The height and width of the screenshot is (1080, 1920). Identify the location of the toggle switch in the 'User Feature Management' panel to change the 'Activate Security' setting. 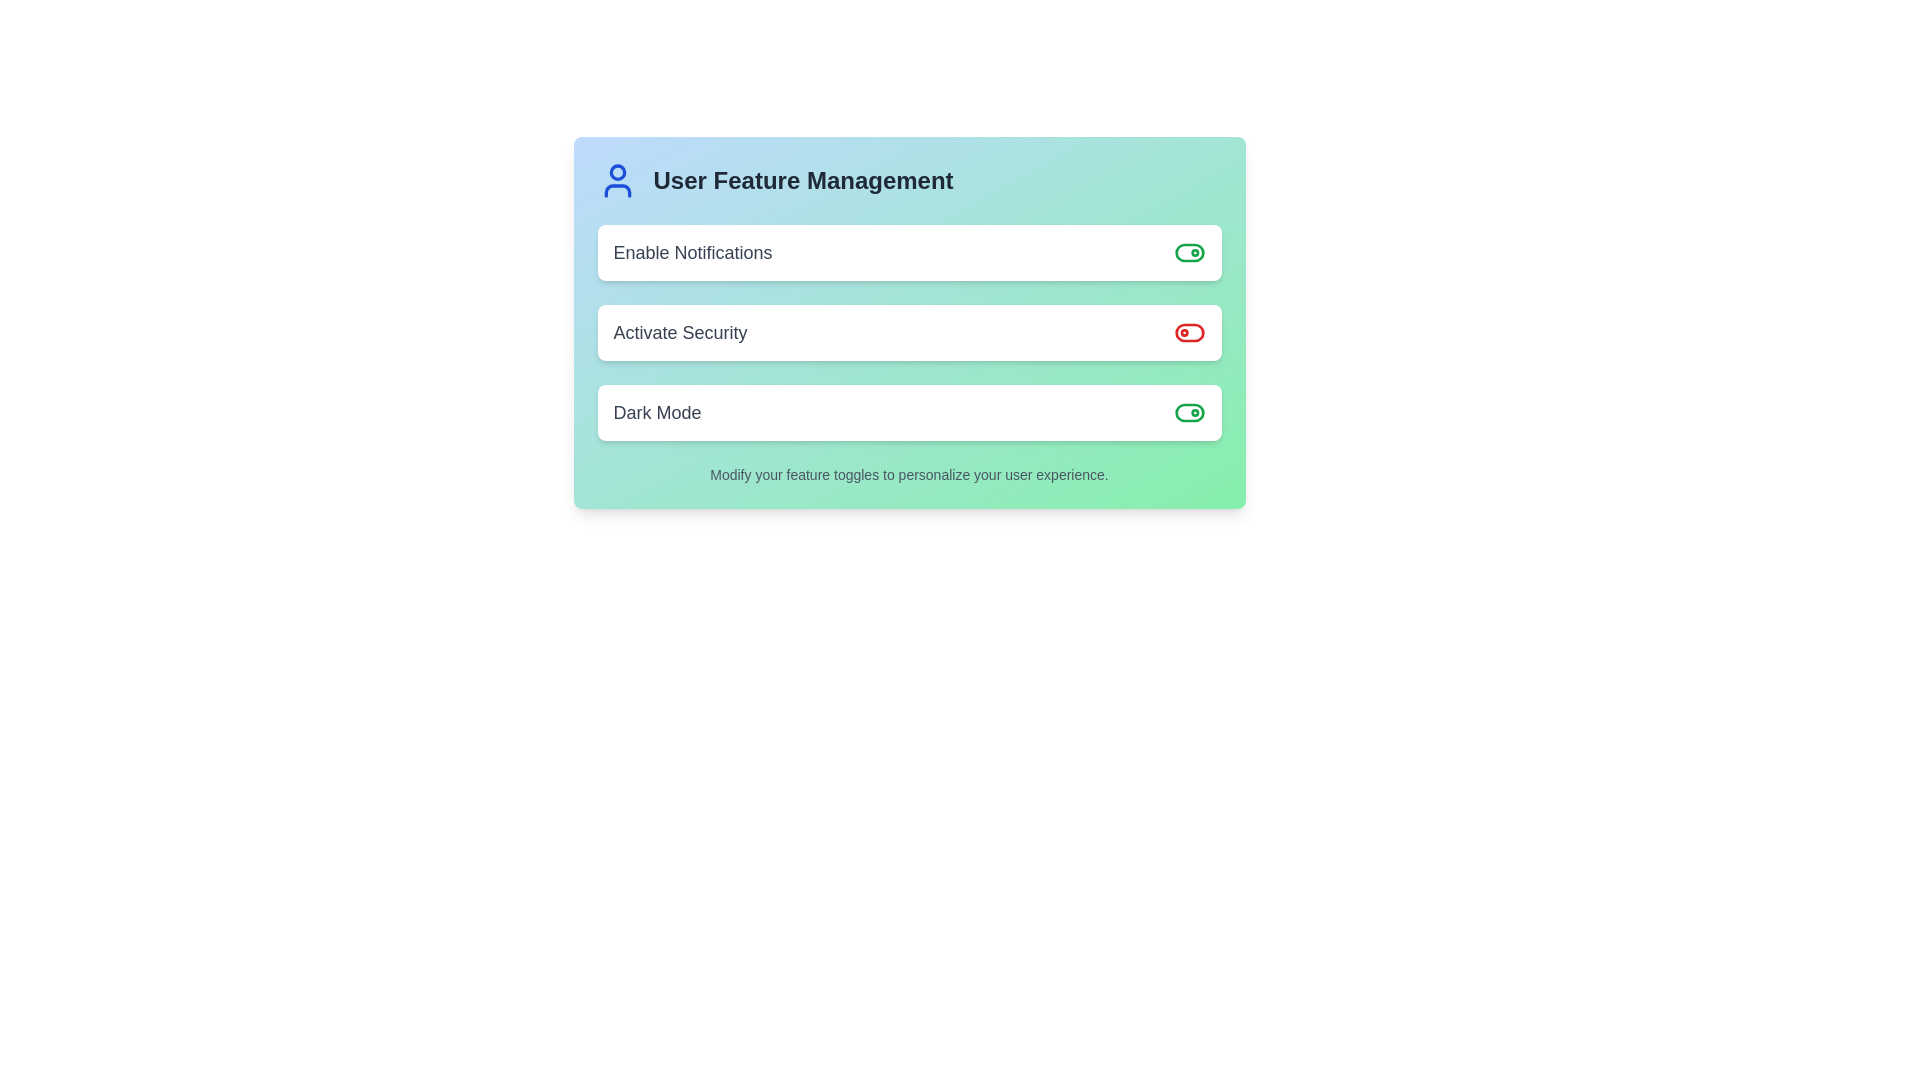
(908, 322).